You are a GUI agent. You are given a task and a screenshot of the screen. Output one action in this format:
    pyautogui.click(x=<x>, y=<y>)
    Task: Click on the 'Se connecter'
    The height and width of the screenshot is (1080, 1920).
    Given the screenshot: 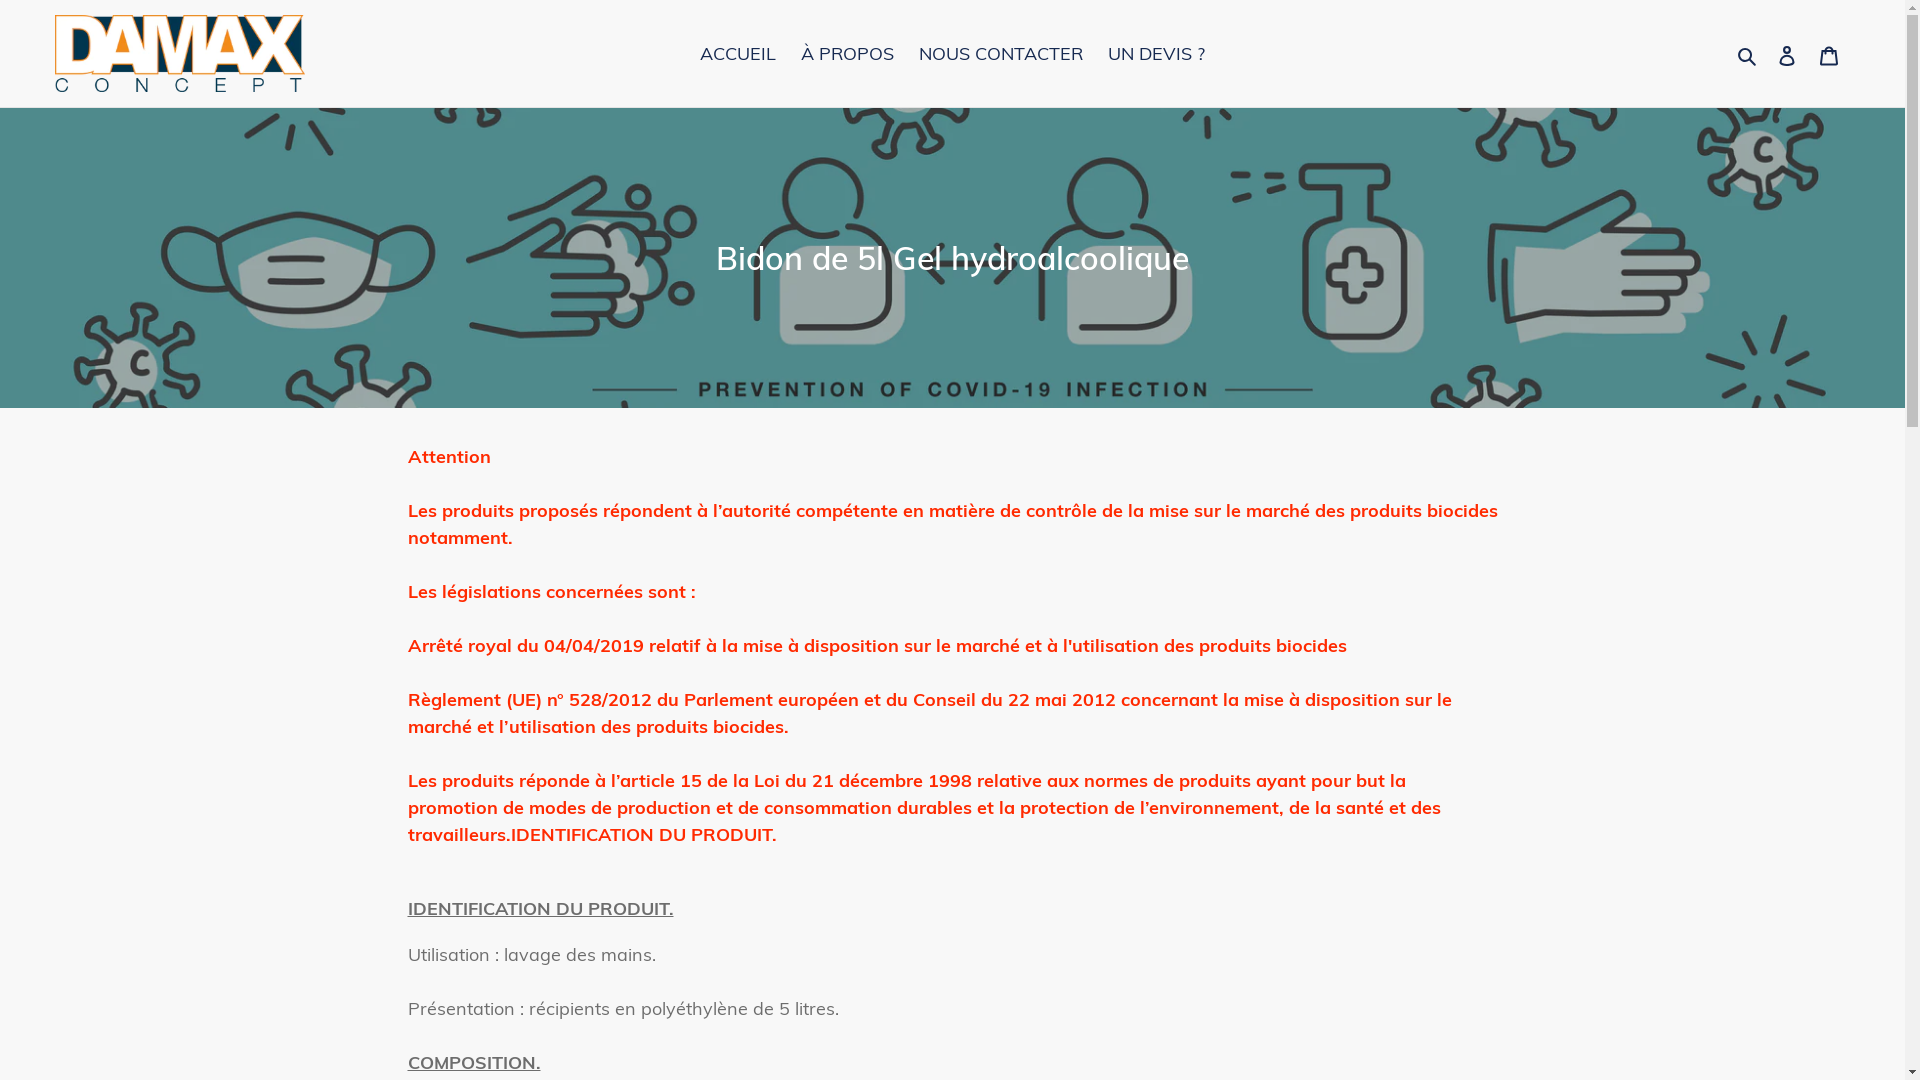 What is the action you would take?
    pyautogui.click(x=1786, y=52)
    